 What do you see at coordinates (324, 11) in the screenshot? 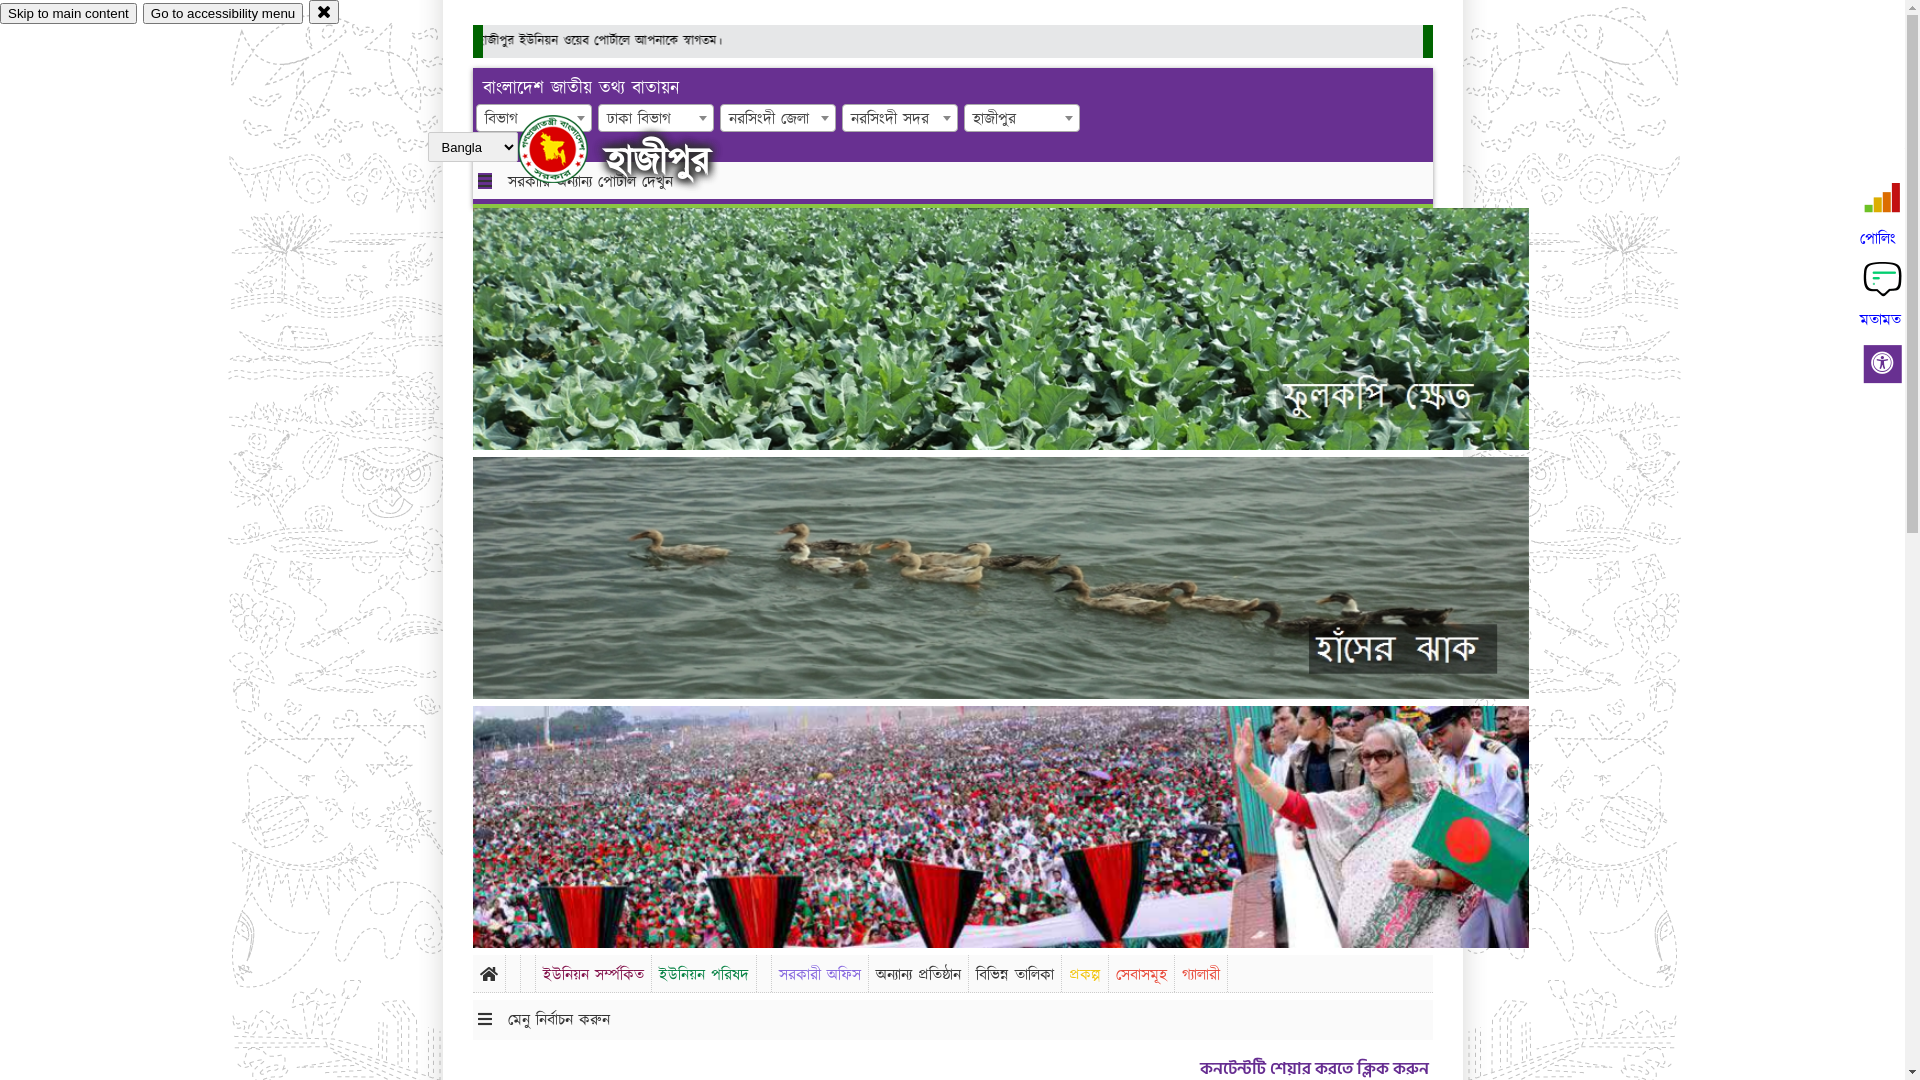
I see `'close'` at bounding box center [324, 11].